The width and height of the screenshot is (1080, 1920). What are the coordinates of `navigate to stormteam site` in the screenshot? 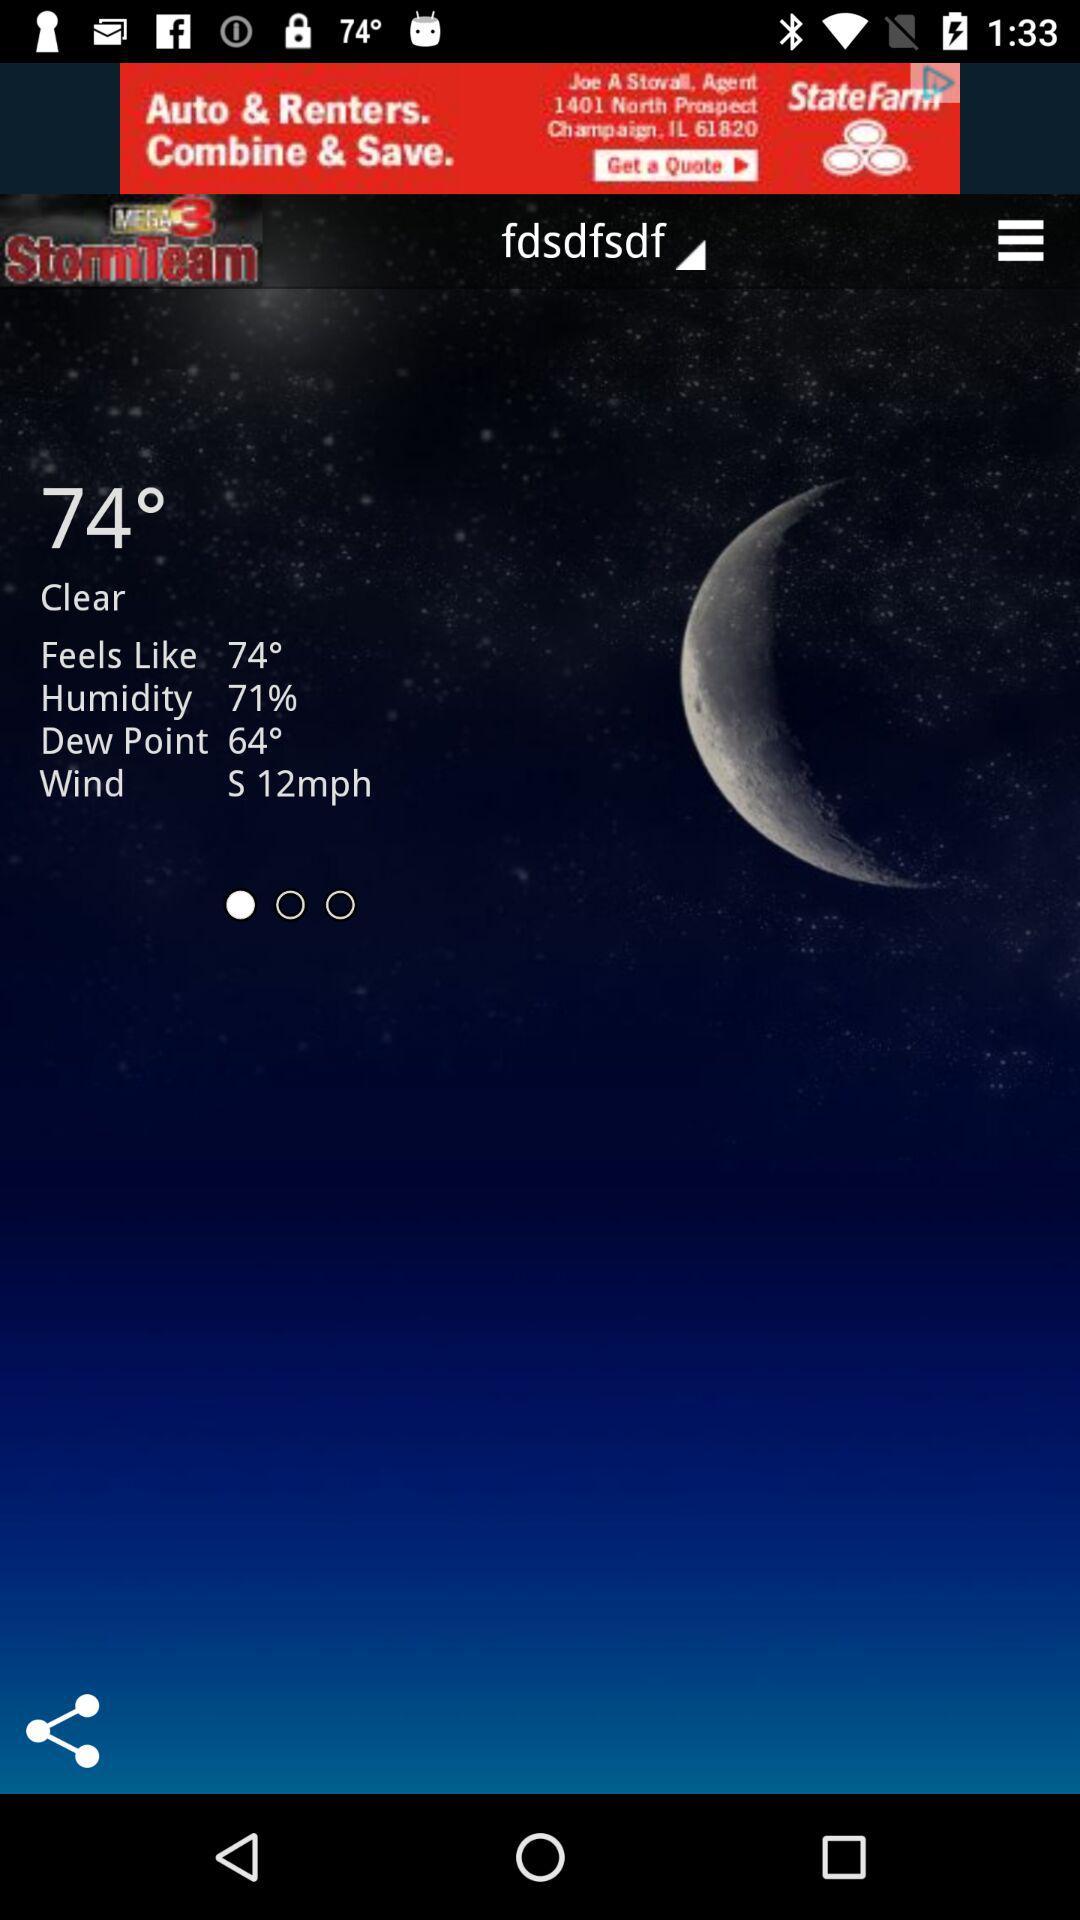 It's located at (131, 240).